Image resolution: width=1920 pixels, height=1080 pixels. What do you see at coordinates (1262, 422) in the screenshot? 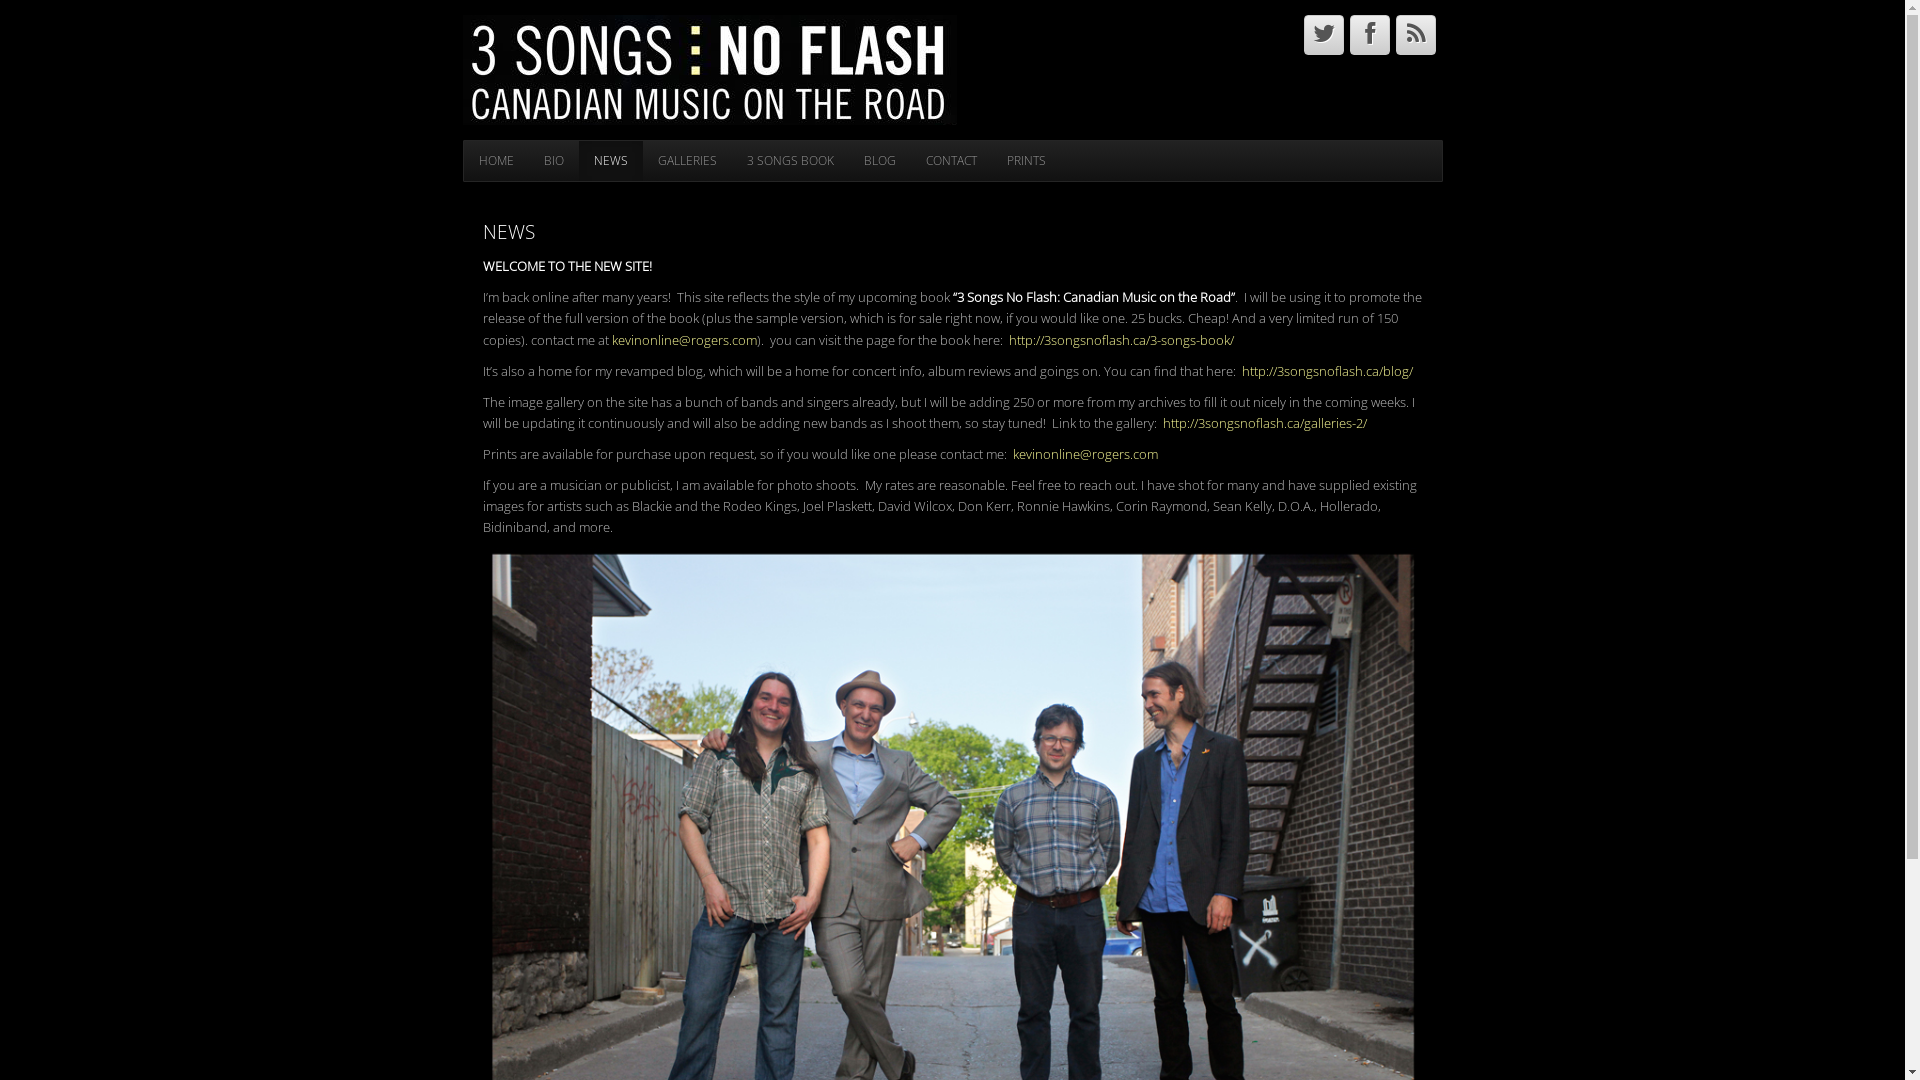
I see `'http://3songsnoflash.ca/galleries-2/'` at bounding box center [1262, 422].